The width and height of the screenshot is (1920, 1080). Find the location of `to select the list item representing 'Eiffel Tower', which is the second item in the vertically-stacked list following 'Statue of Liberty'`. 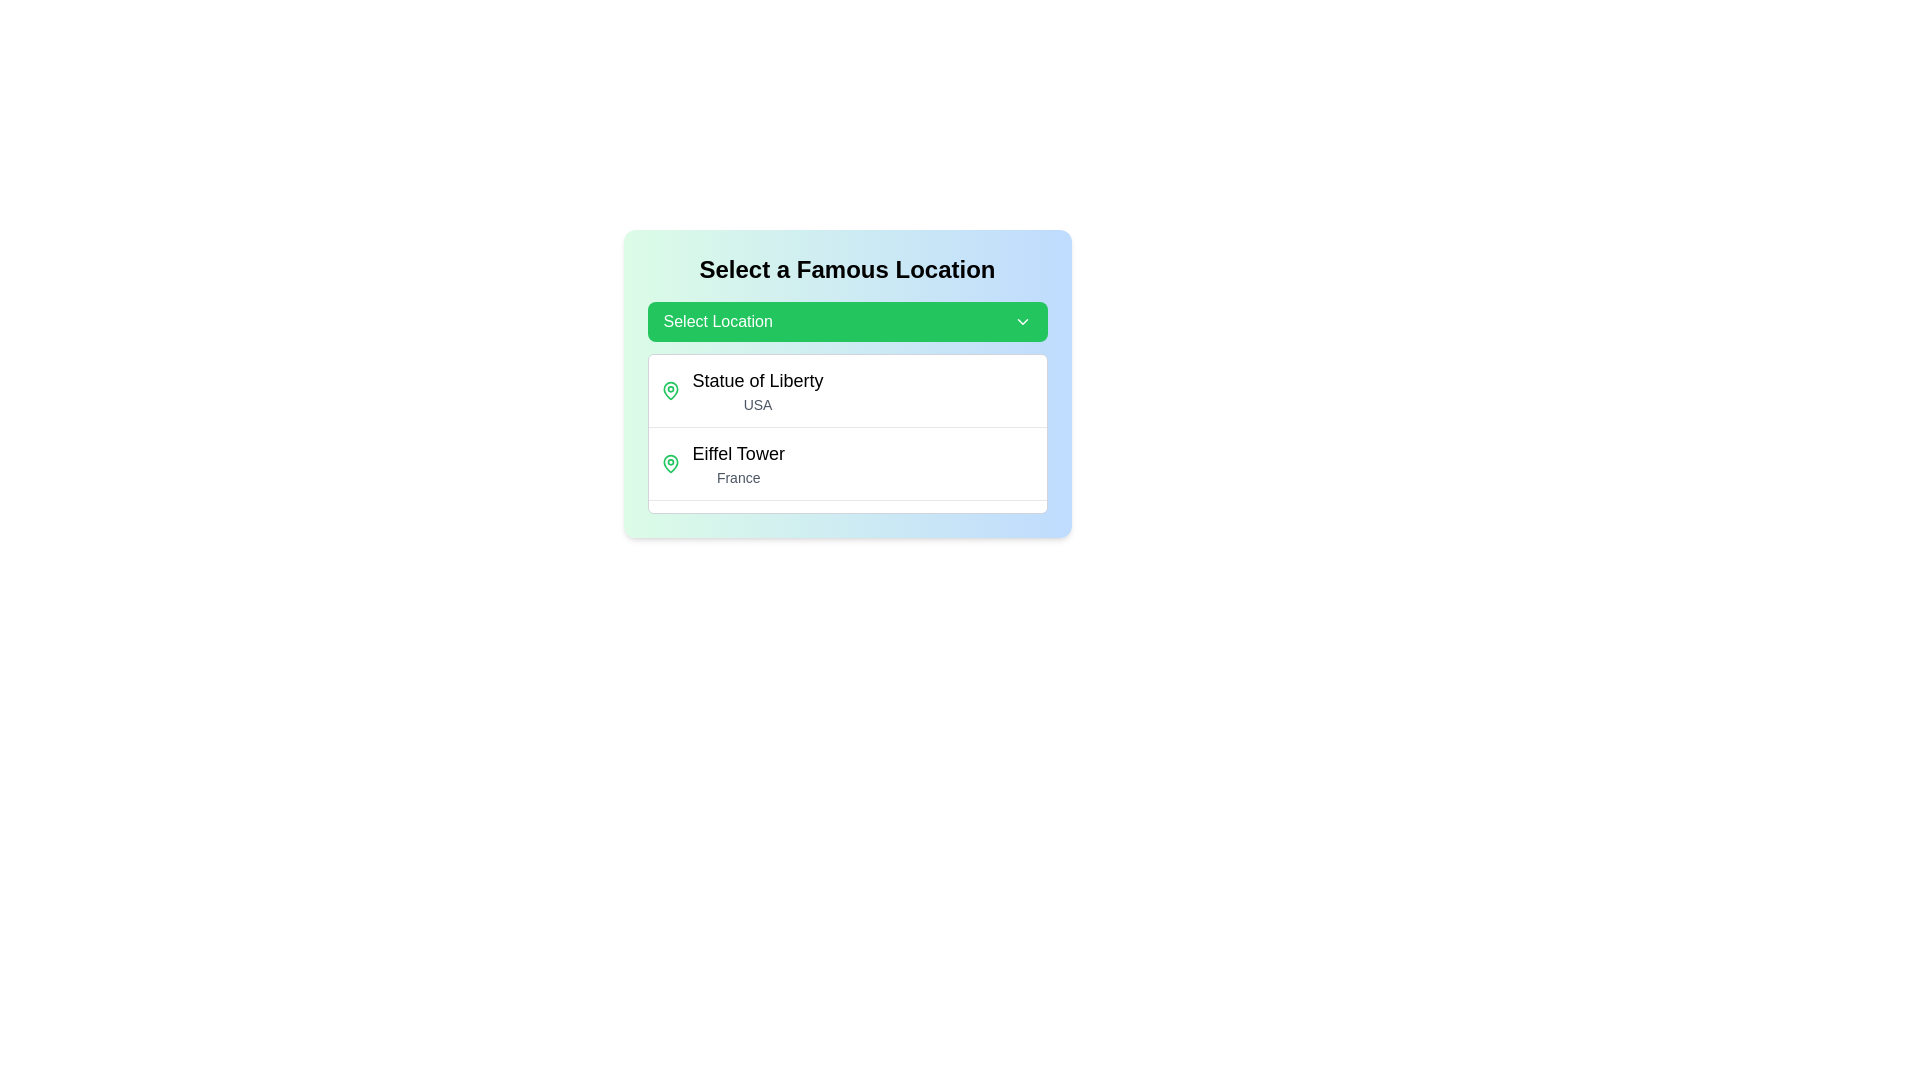

to select the list item representing 'Eiffel Tower', which is the second item in the vertically-stacked list following 'Statue of Liberty' is located at coordinates (721, 463).